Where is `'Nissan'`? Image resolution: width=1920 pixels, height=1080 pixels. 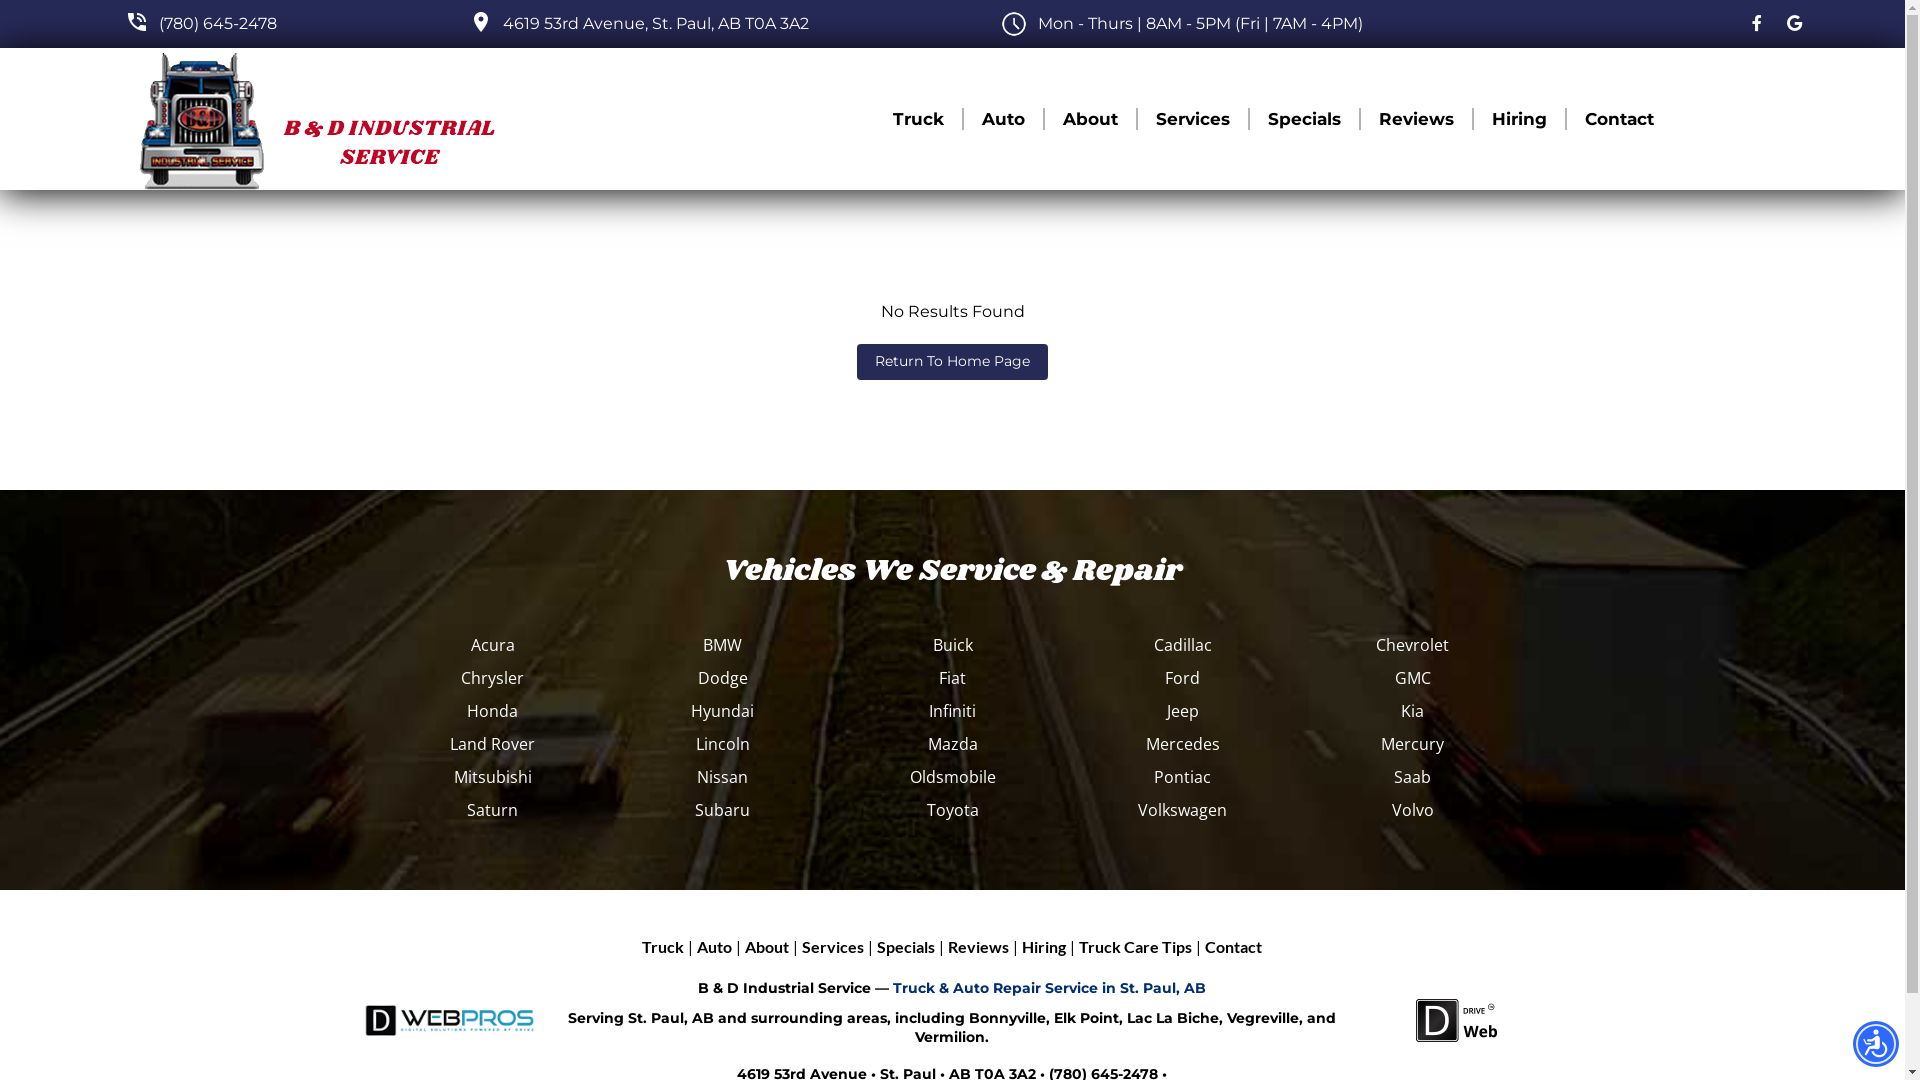 'Nissan' is located at coordinates (722, 775).